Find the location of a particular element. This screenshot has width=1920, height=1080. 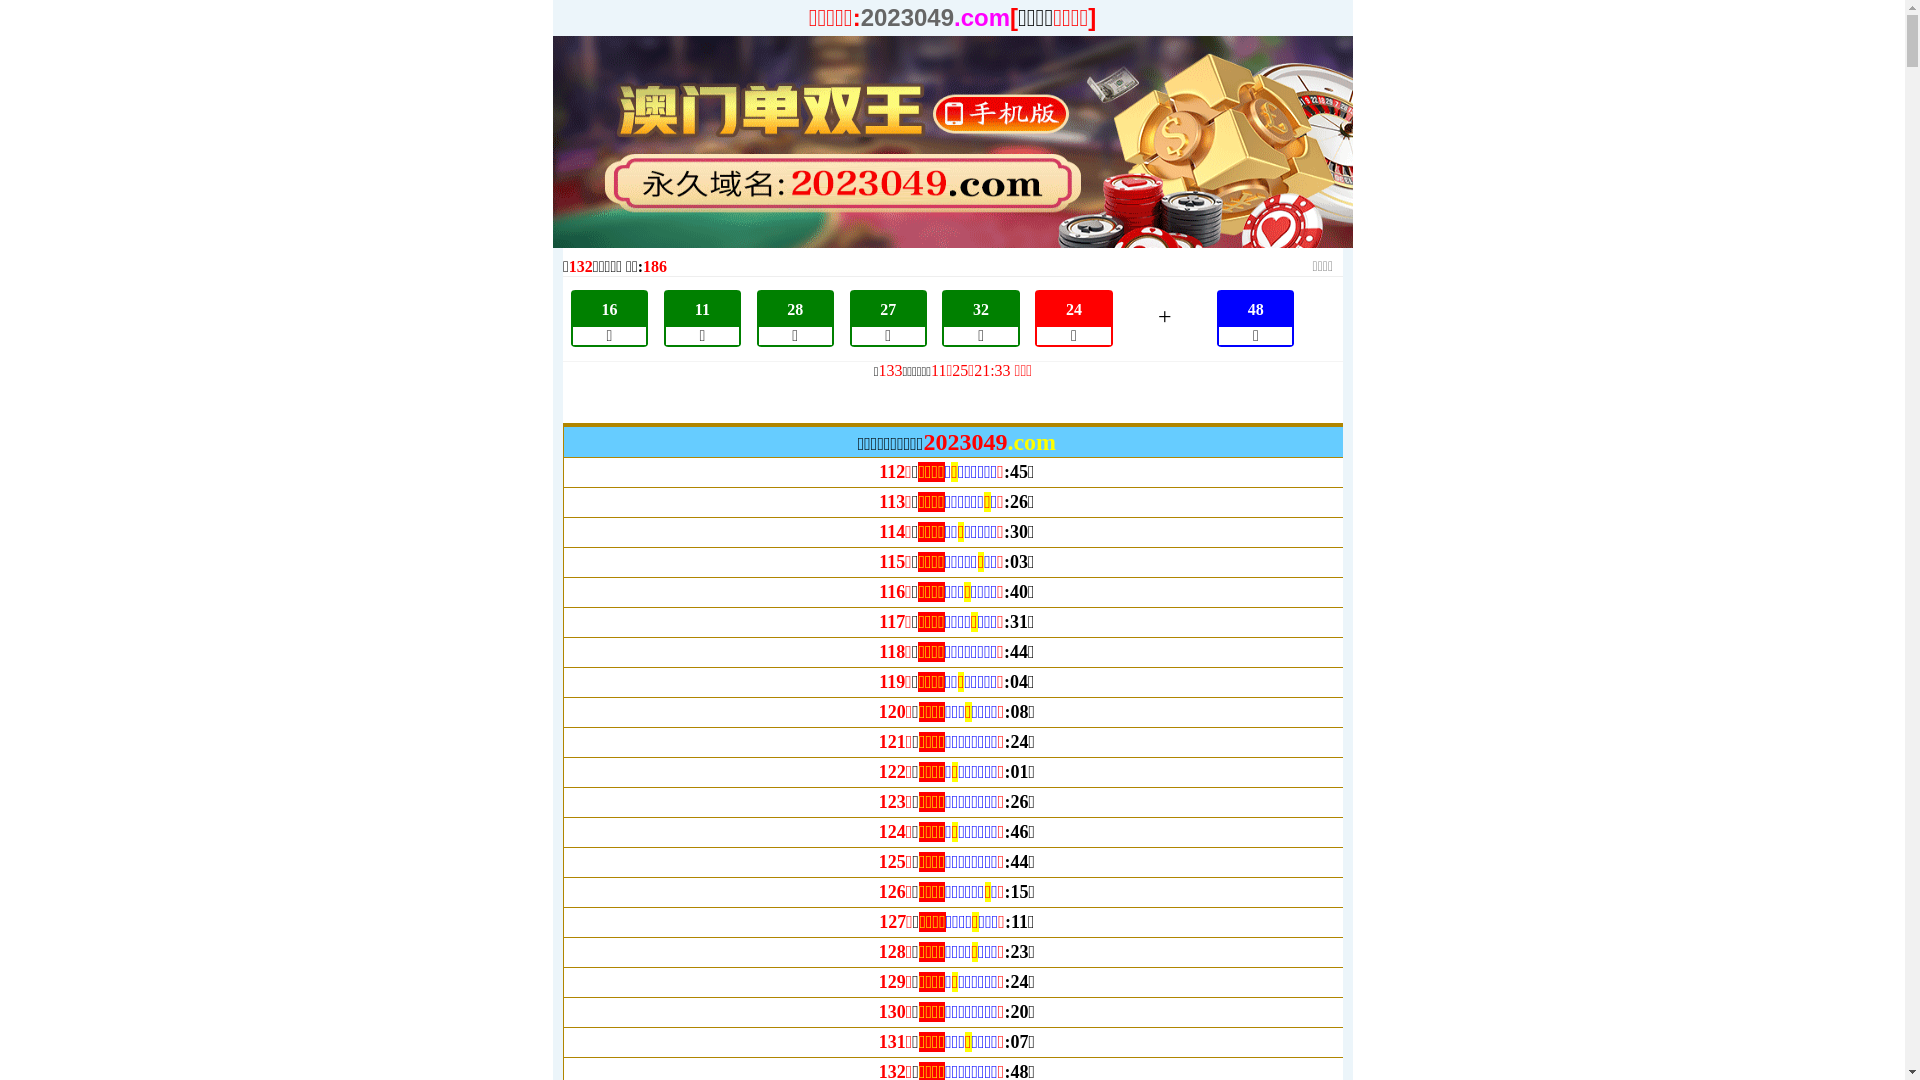

'.com[' is located at coordinates (985, 17).